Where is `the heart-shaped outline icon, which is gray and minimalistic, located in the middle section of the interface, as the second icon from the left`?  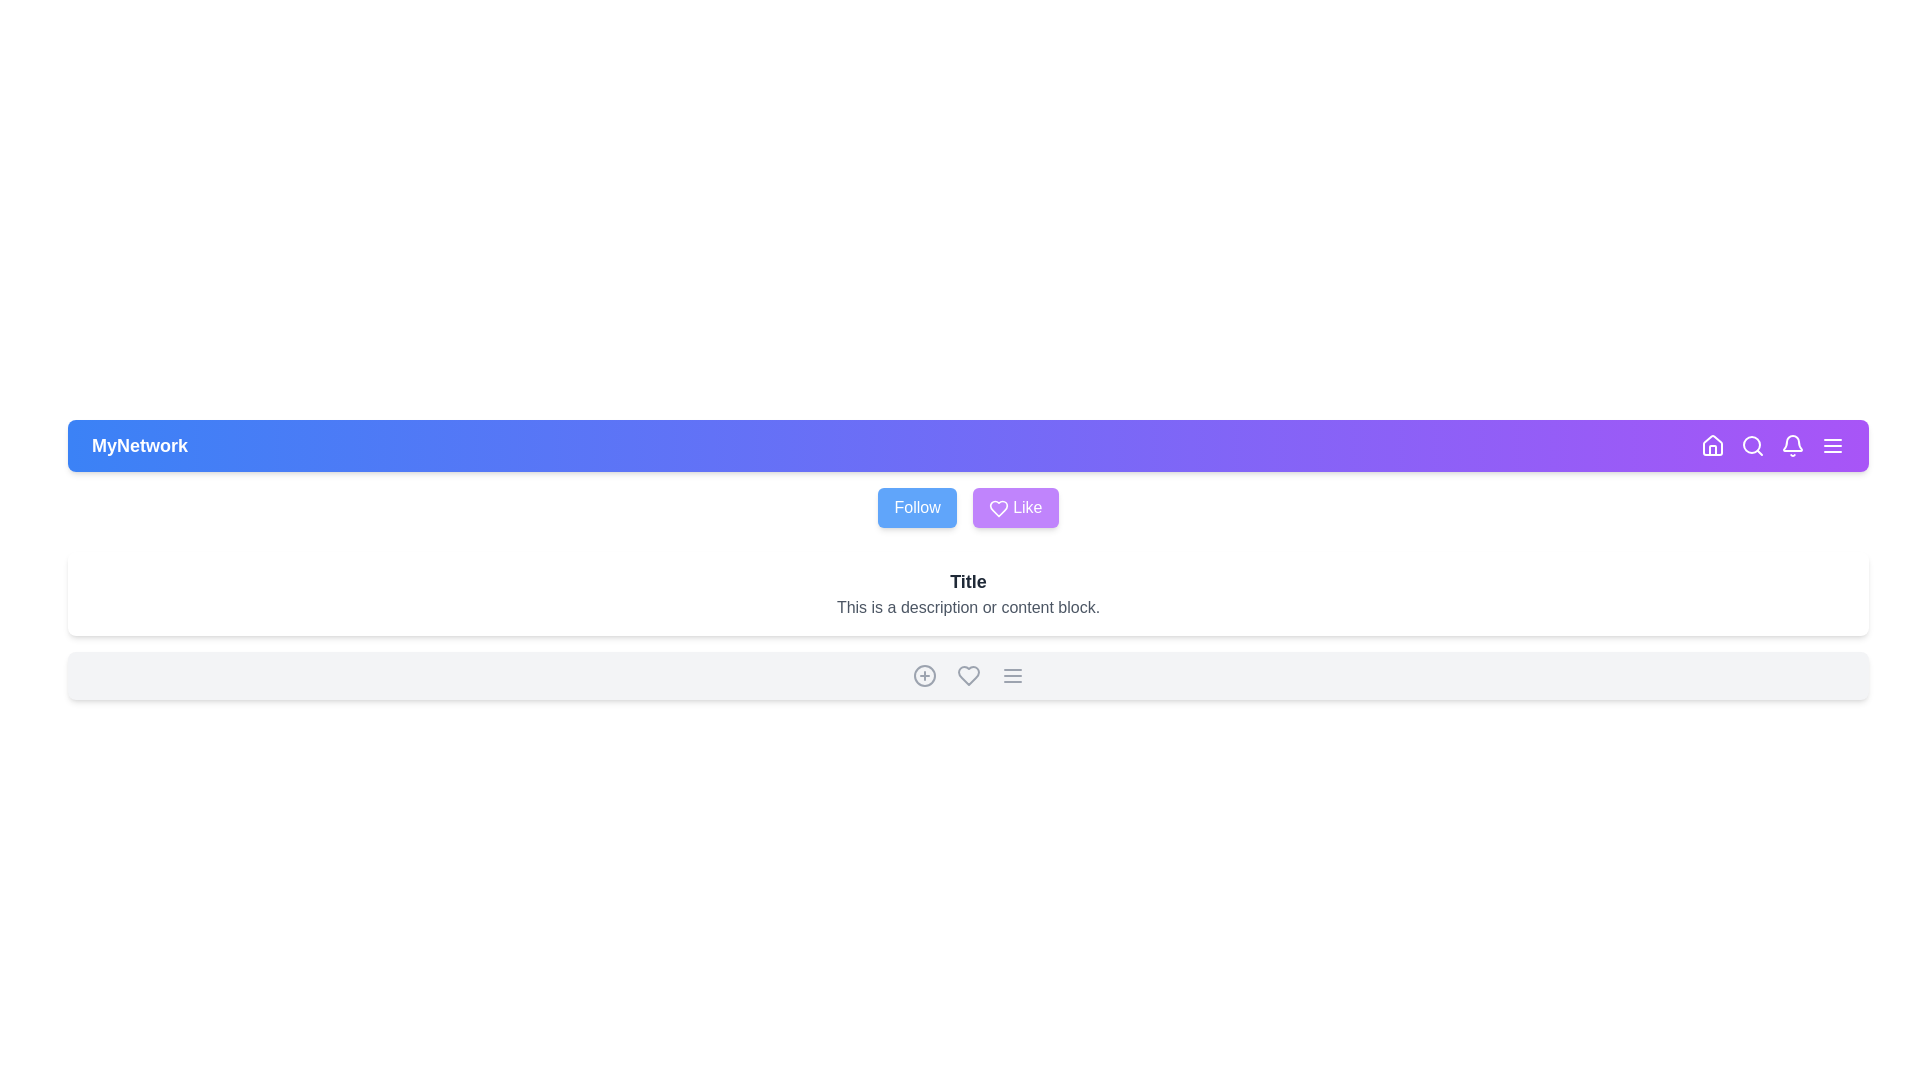 the heart-shaped outline icon, which is gray and minimalistic, located in the middle section of the interface, as the second icon from the left is located at coordinates (968, 675).